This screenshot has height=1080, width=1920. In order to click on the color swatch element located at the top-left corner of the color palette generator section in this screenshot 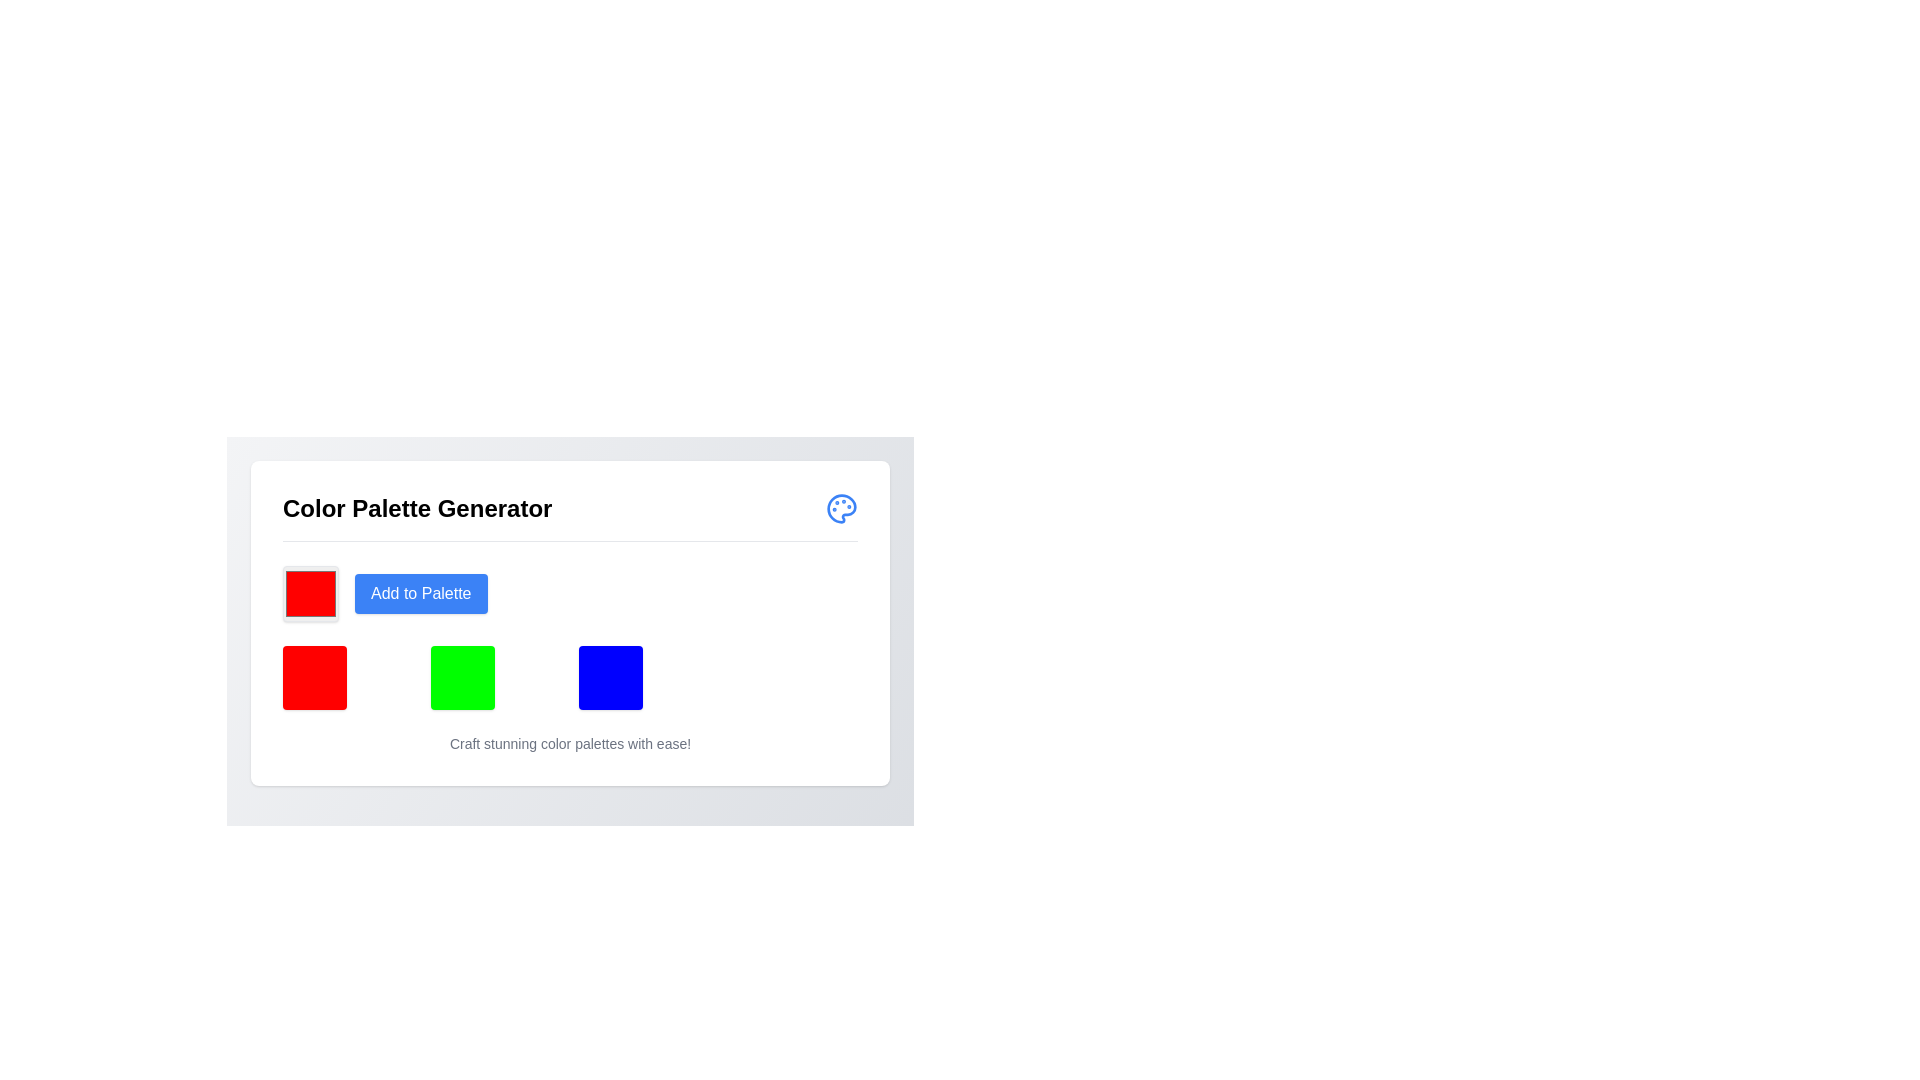, I will do `click(310, 593)`.